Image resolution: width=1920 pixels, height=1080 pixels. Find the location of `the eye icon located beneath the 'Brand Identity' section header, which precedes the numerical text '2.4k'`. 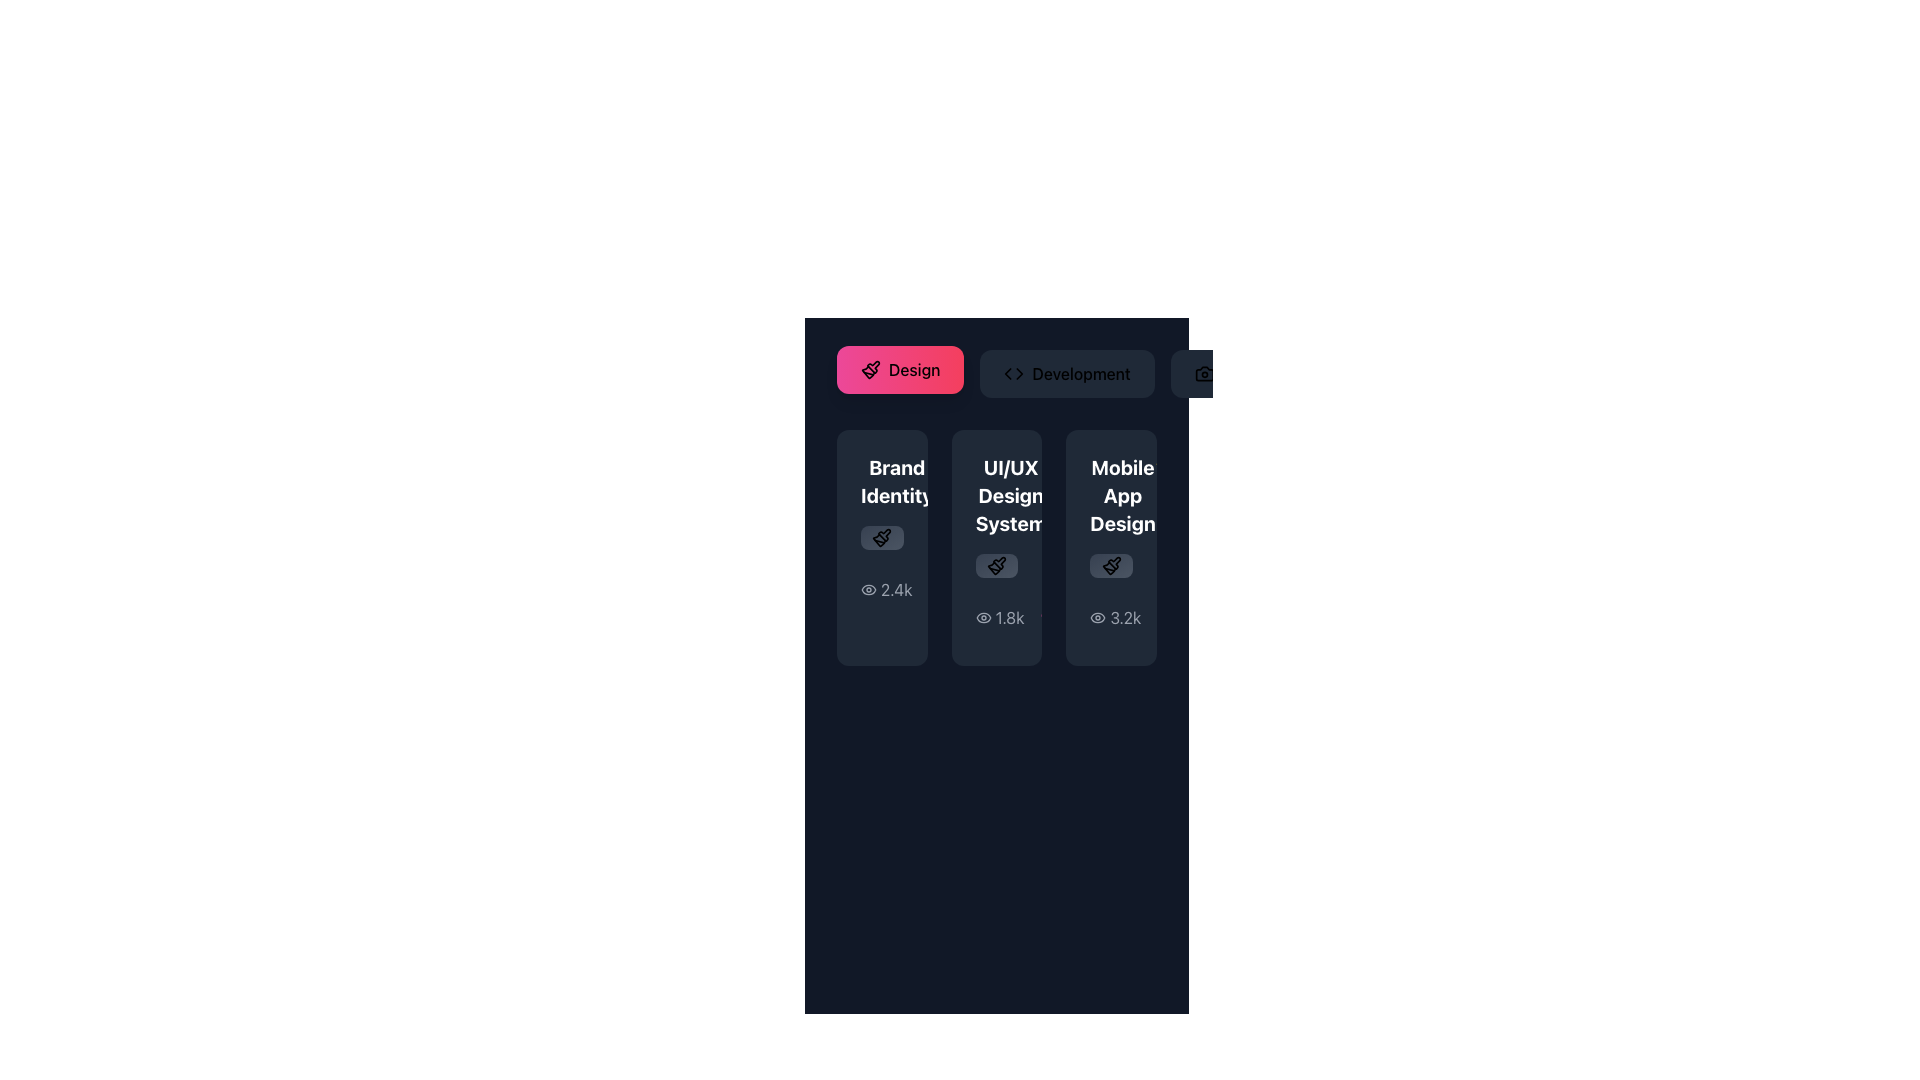

the eye icon located beneath the 'Brand Identity' section header, which precedes the numerical text '2.4k' is located at coordinates (868, 588).